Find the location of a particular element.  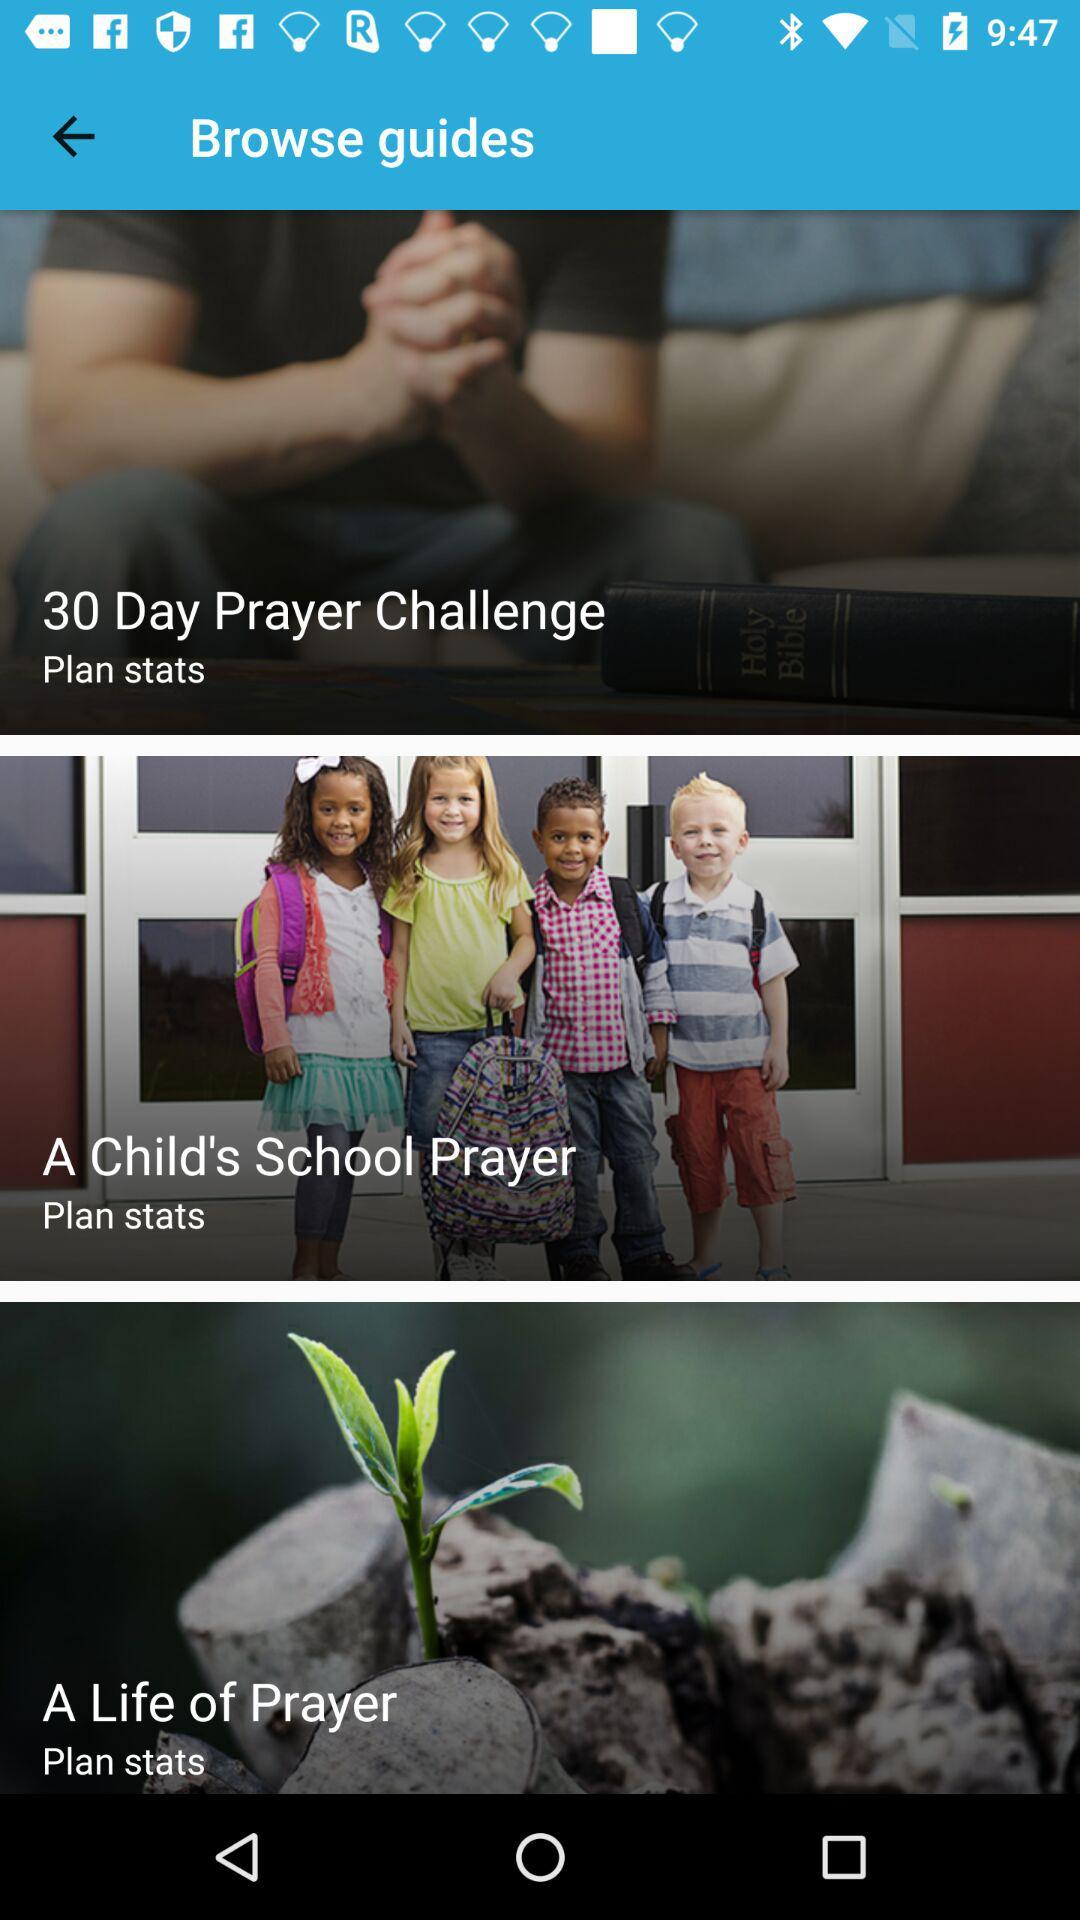

icon to the left of the browse guides is located at coordinates (72, 135).